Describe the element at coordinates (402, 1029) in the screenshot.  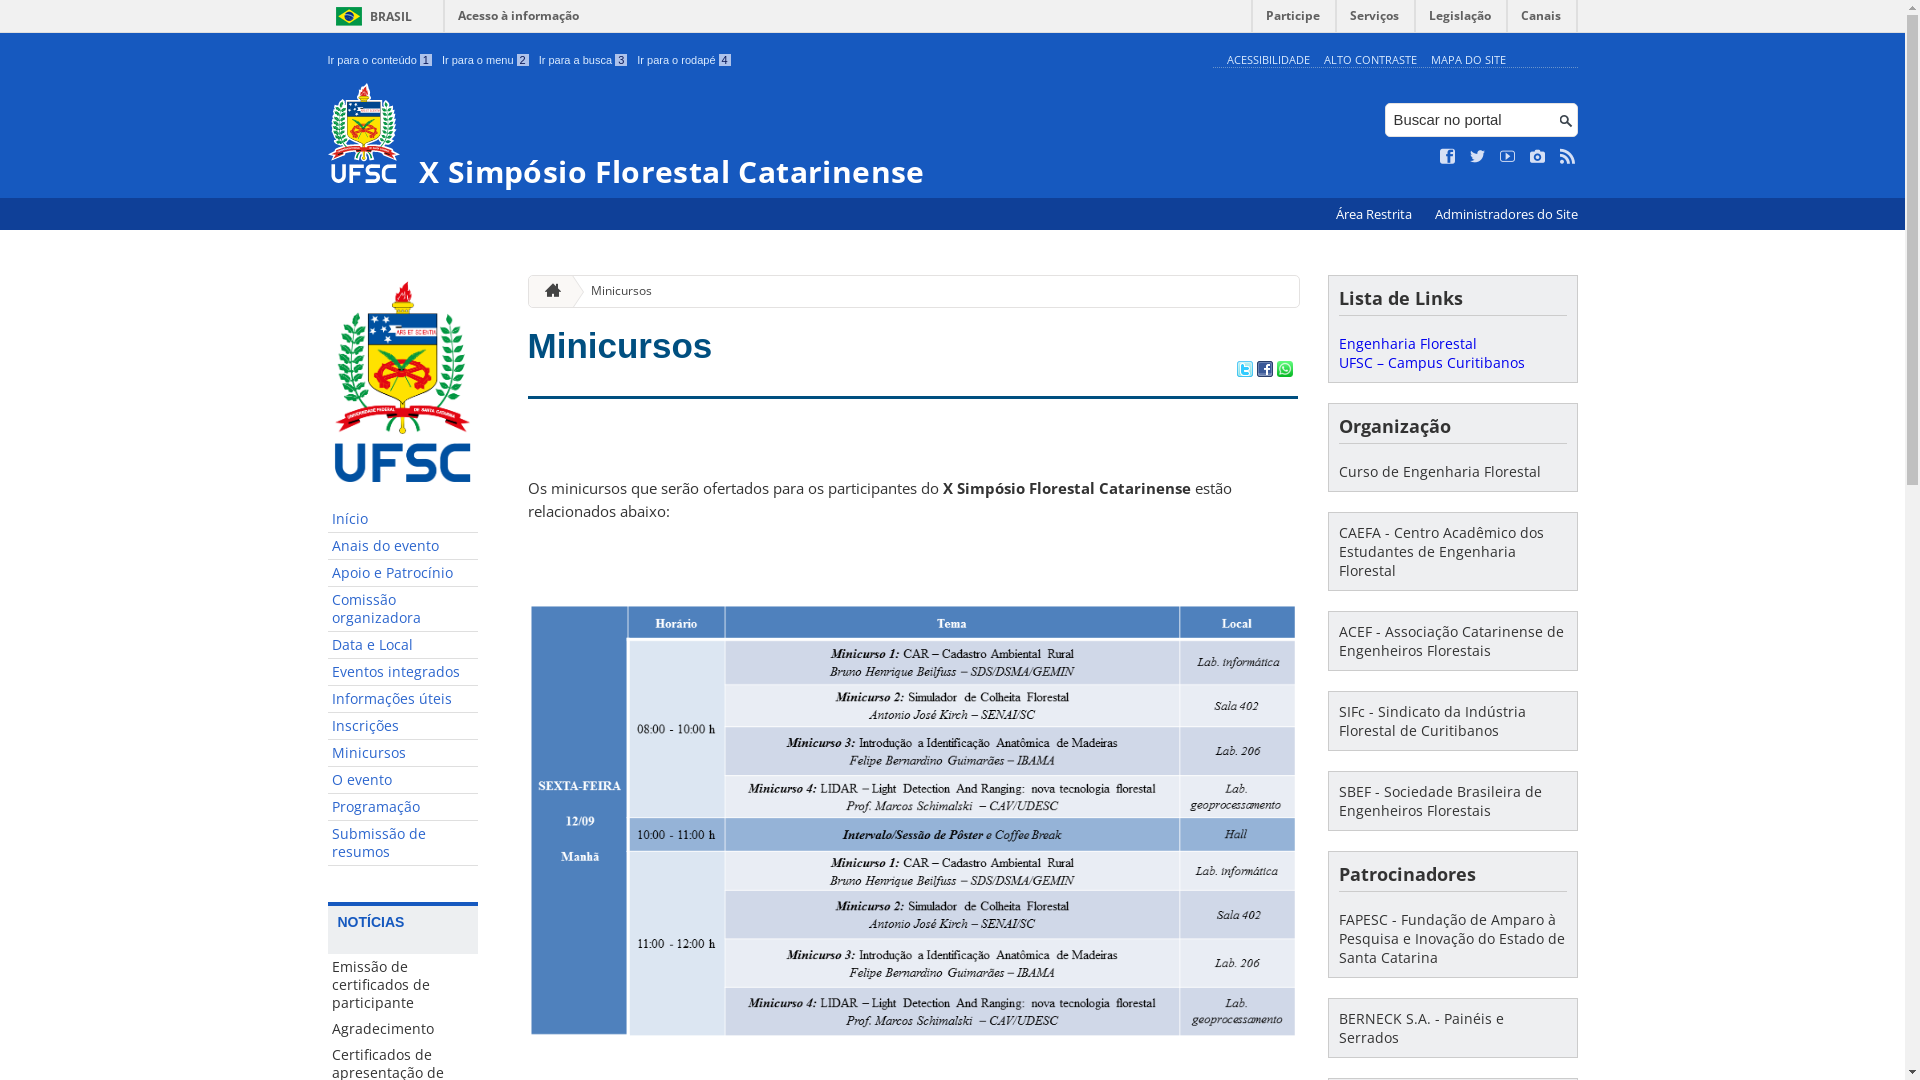
I see `'Agradecimento'` at that location.